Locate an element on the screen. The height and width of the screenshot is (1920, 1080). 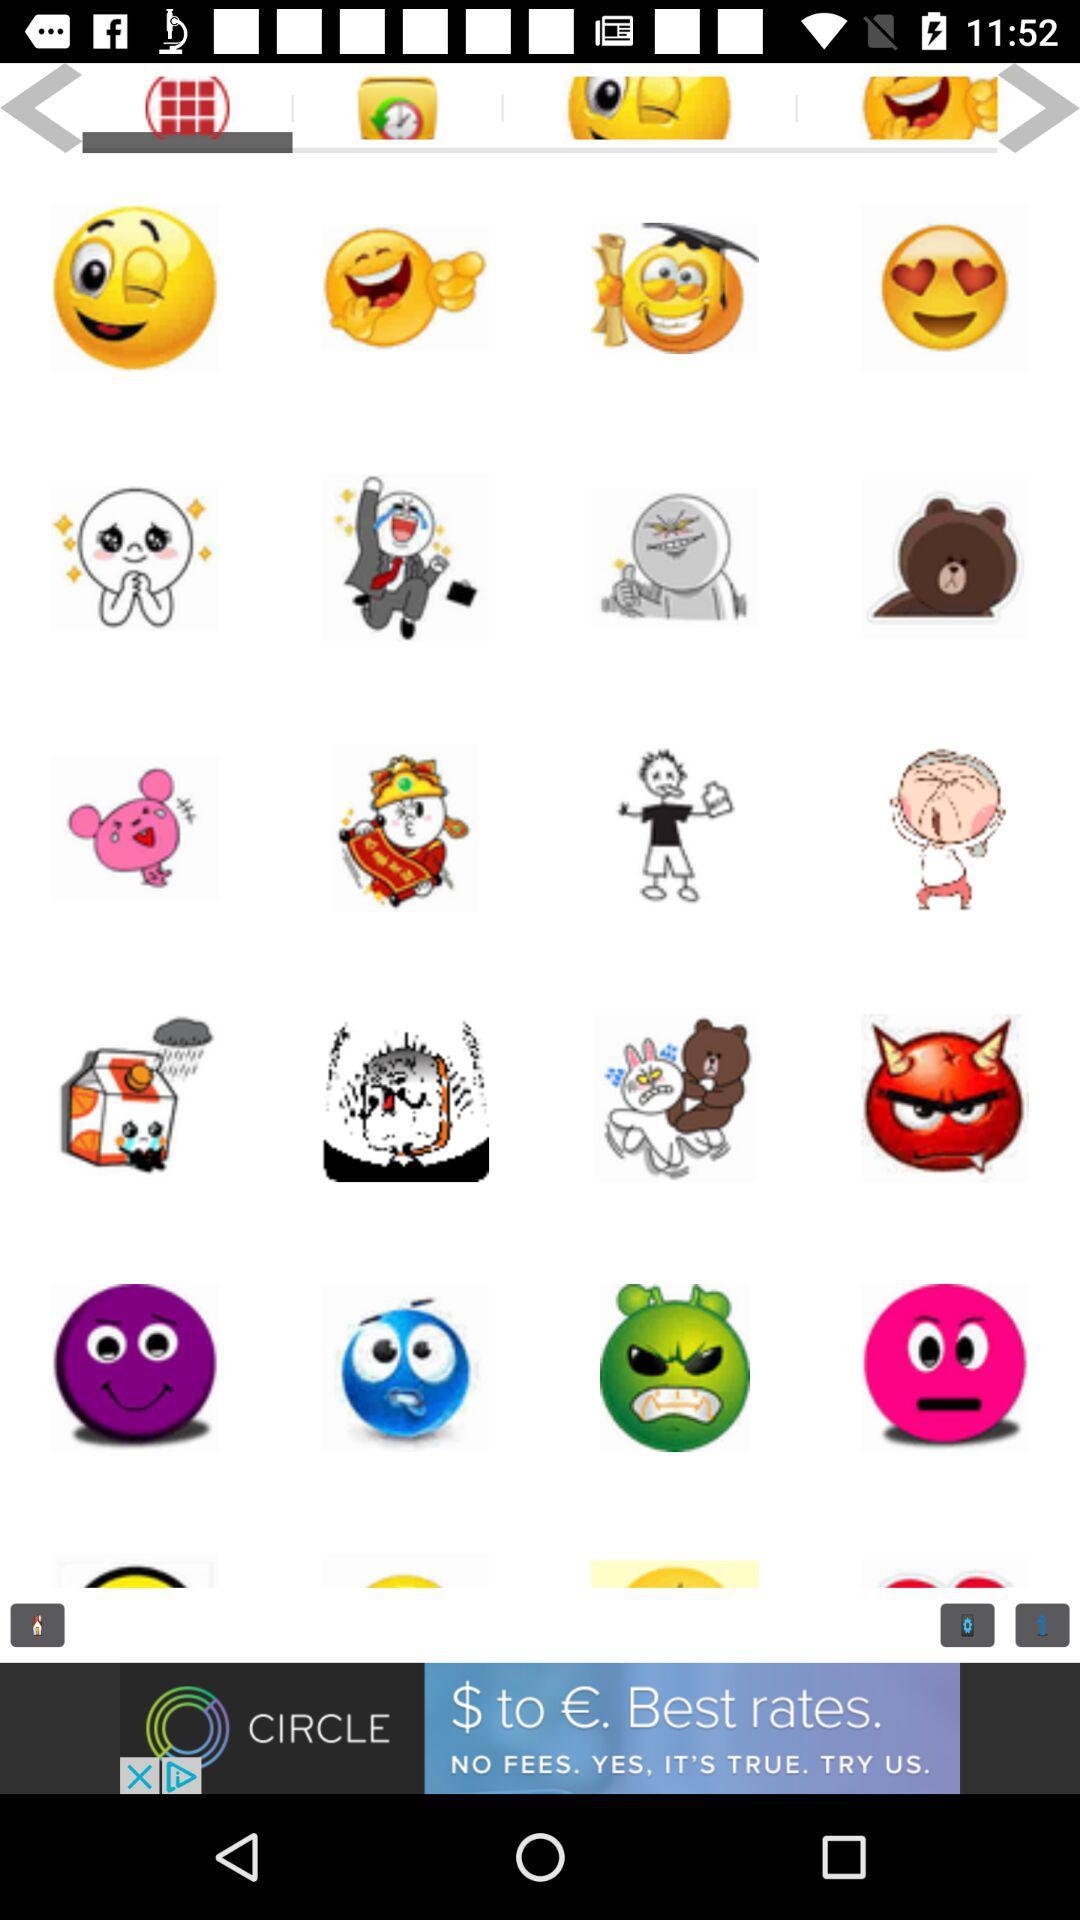
emoji is located at coordinates (405, 1367).